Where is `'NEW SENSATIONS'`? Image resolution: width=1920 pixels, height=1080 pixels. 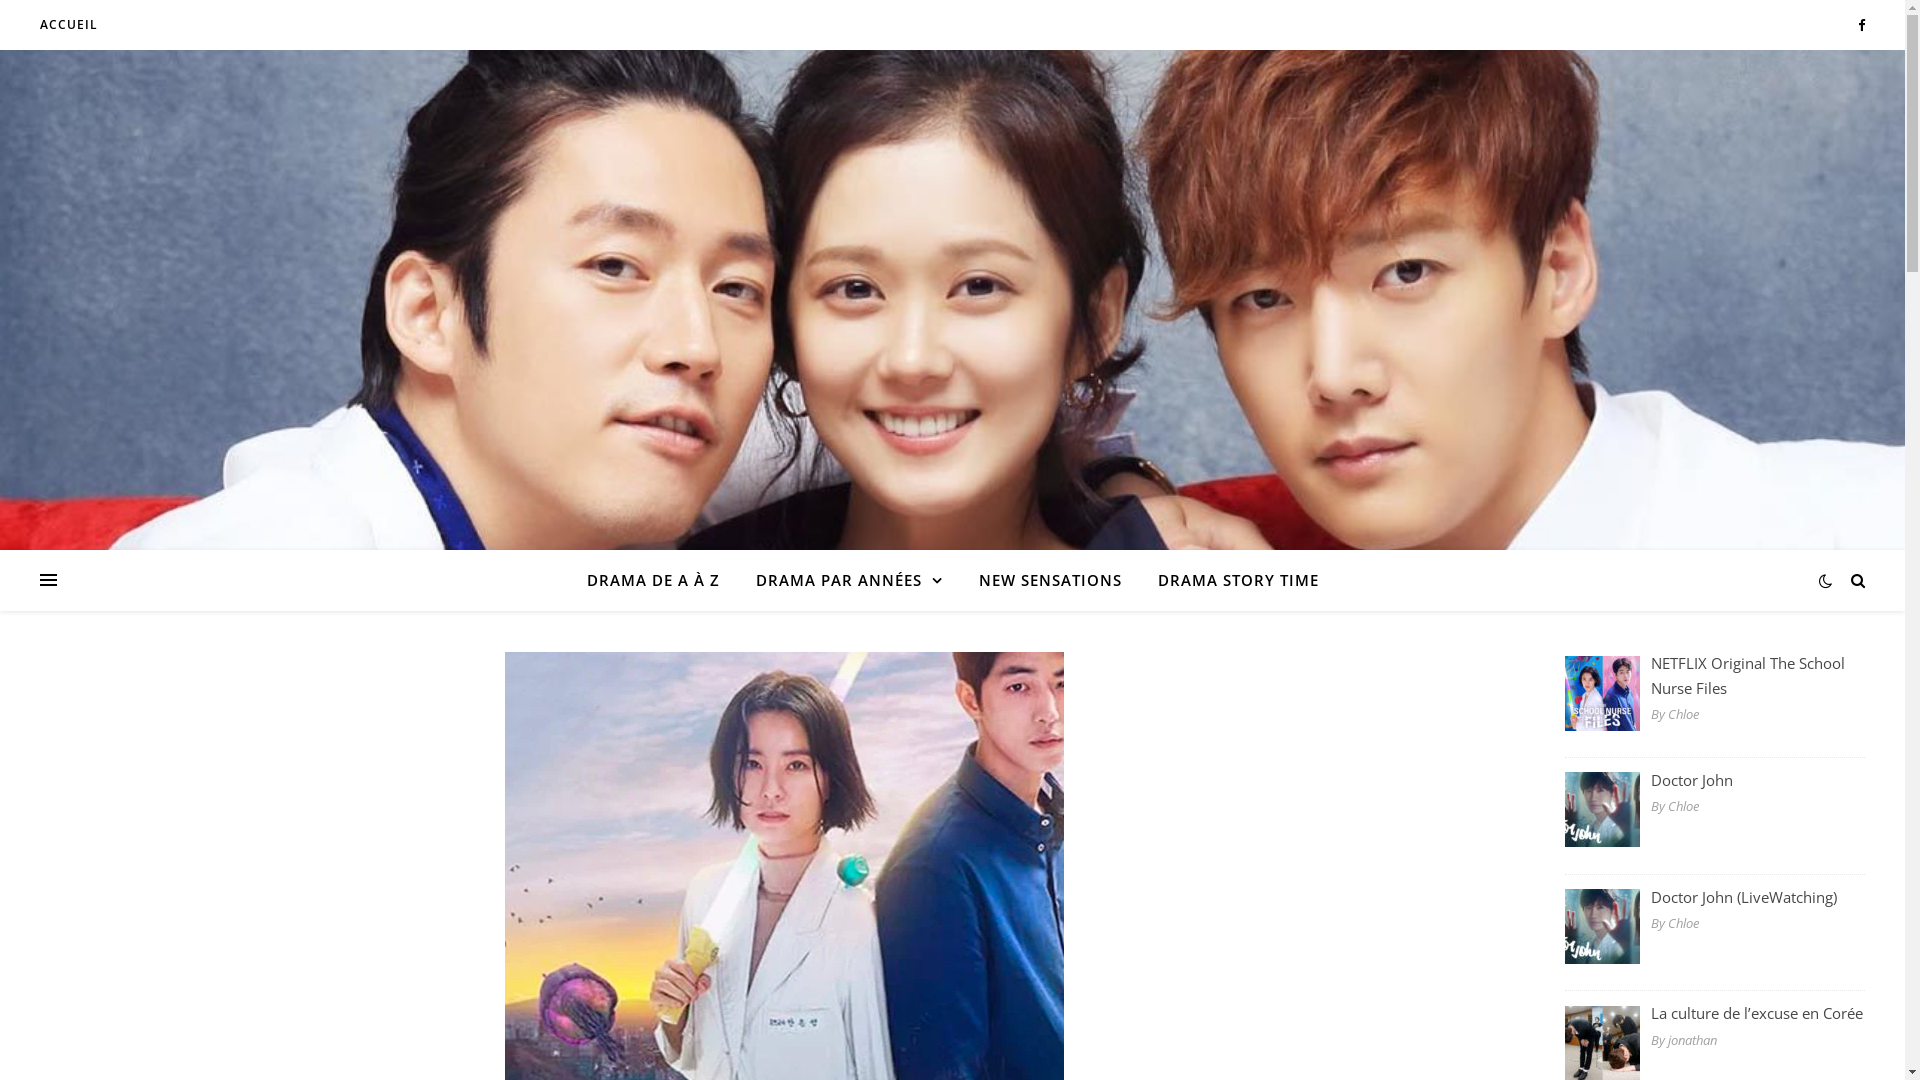
'NEW SENSATIONS' is located at coordinates (1048, 579).